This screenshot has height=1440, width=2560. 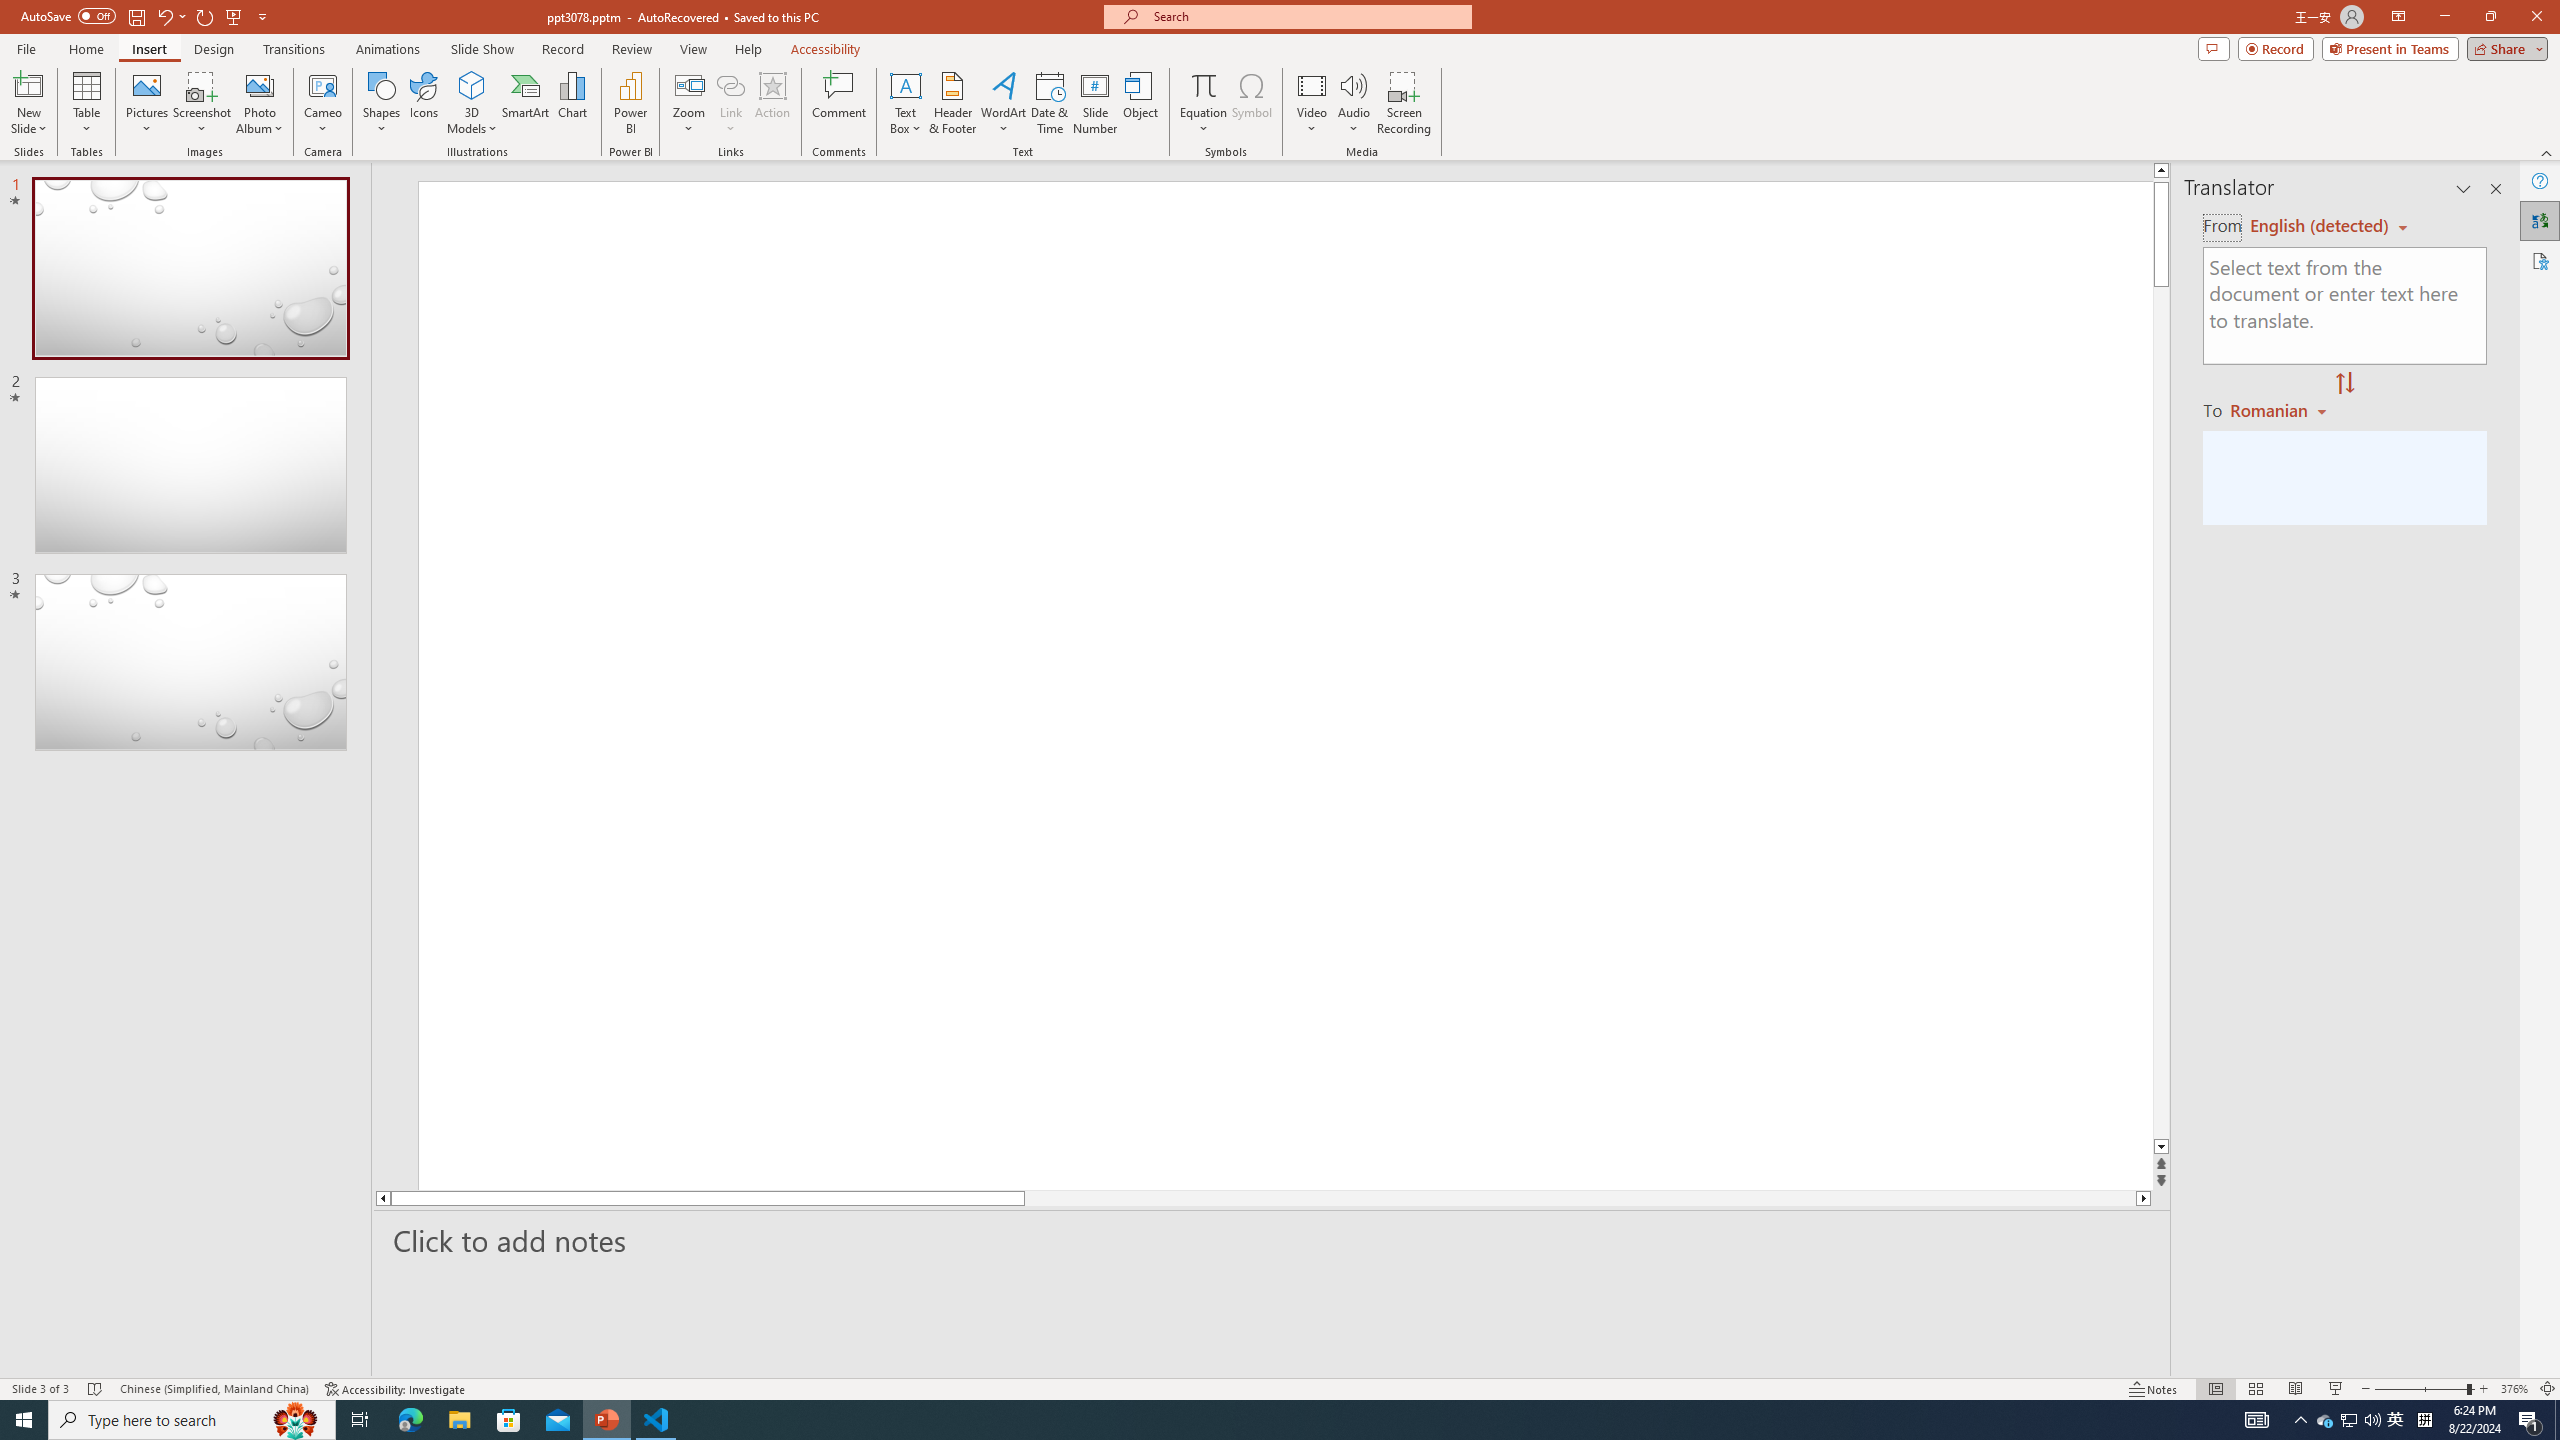 What do you see at coordinates (1002, 103) in the screenshot?
I see `'WordArt'` at bounding box center [1002, 103].